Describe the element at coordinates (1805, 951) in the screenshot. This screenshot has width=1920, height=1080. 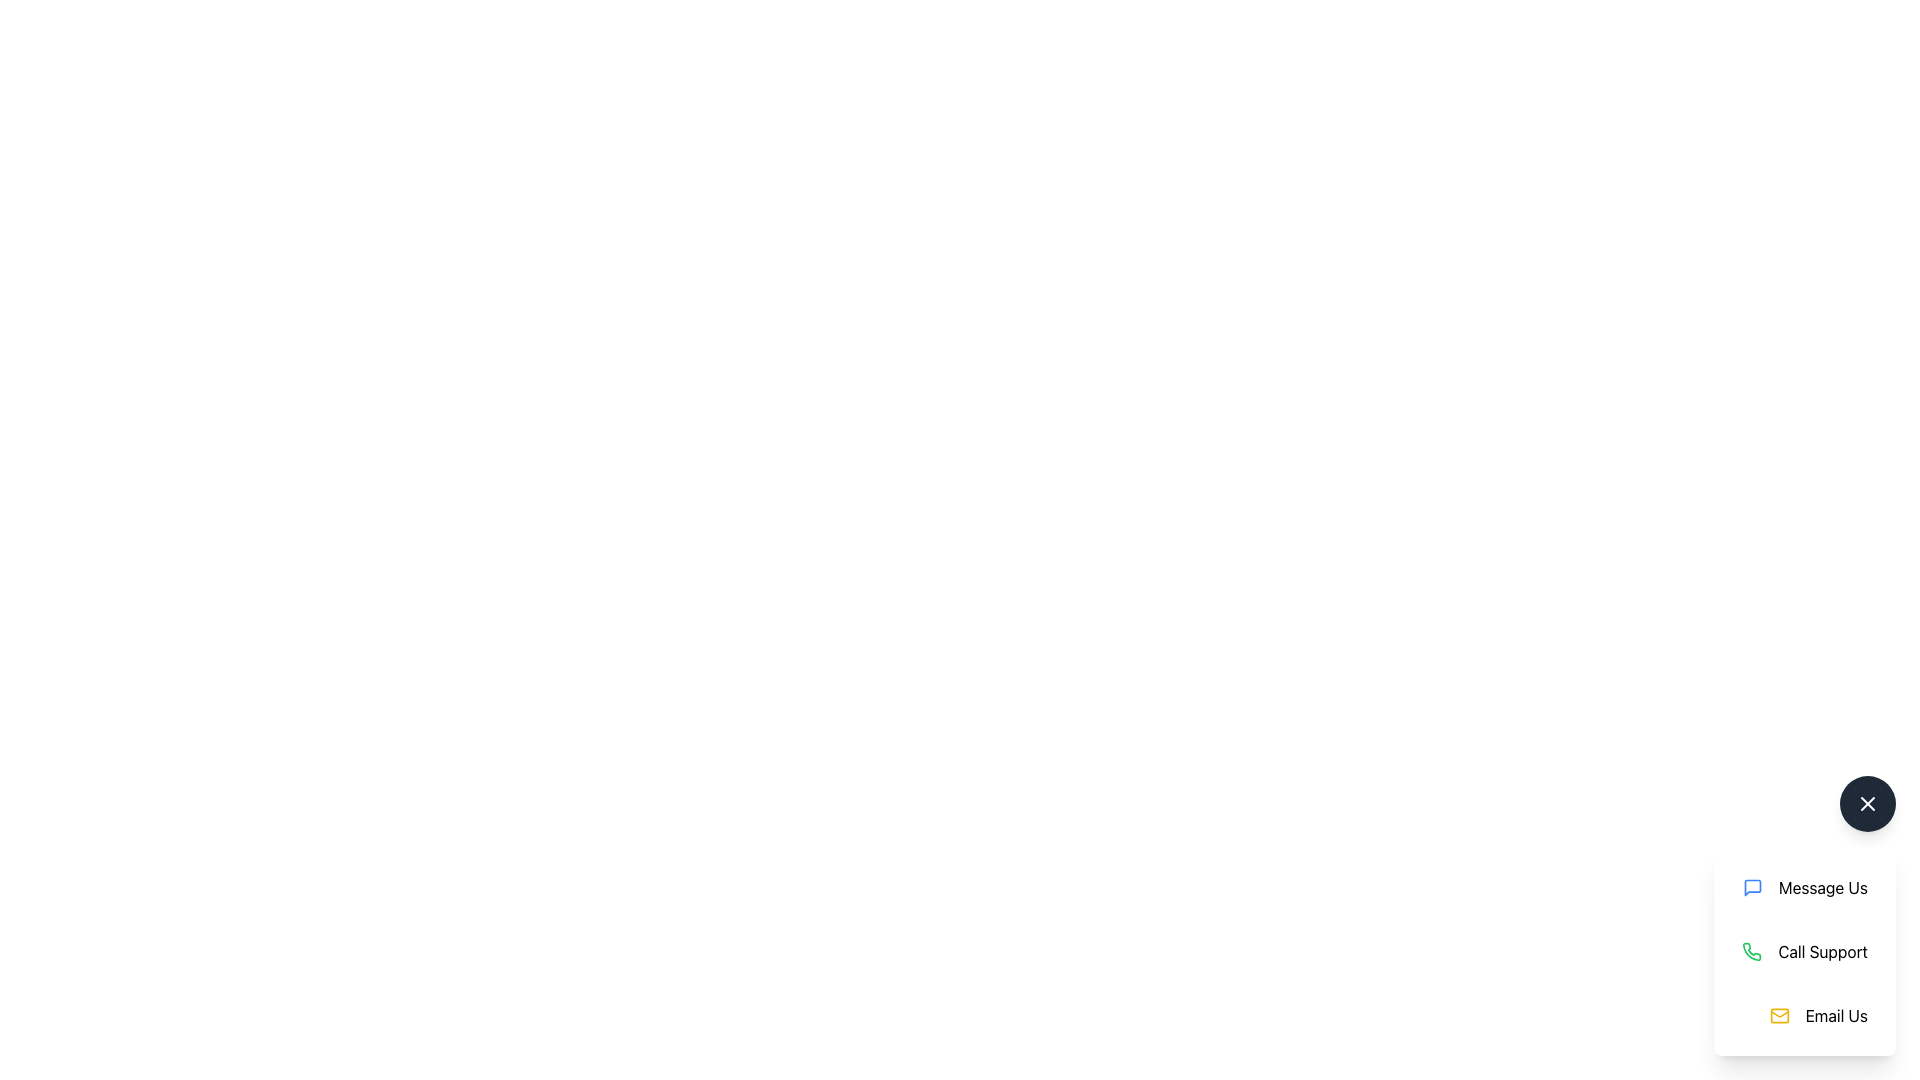
I see `the 'Call Support' button in the vertical menu located in the lower-right corner of the user interface` at that location.